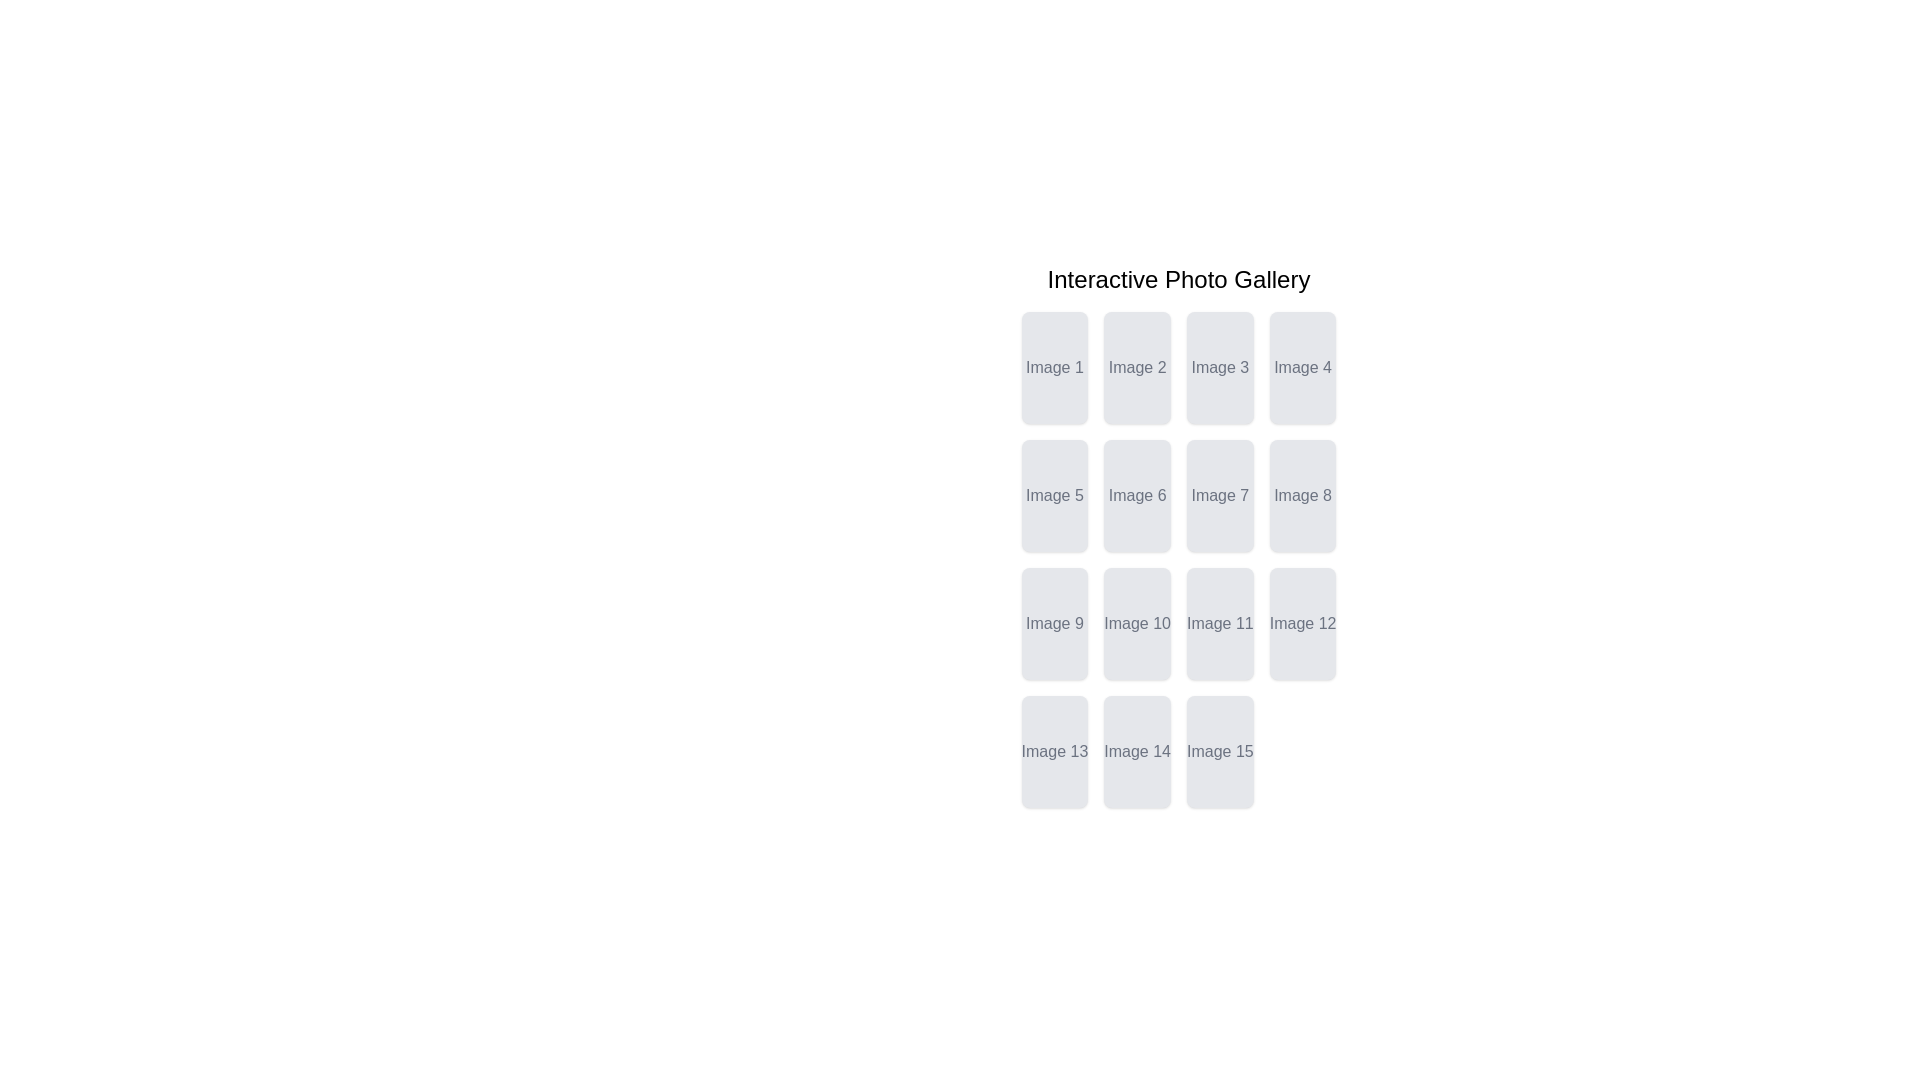 This screenshot has width=1920, height=1080. I want to click on the text label '0 Comment' which is displayed in white text on a dark background at the bottom center of the box containing 'Image 11', so click(1219, 640).